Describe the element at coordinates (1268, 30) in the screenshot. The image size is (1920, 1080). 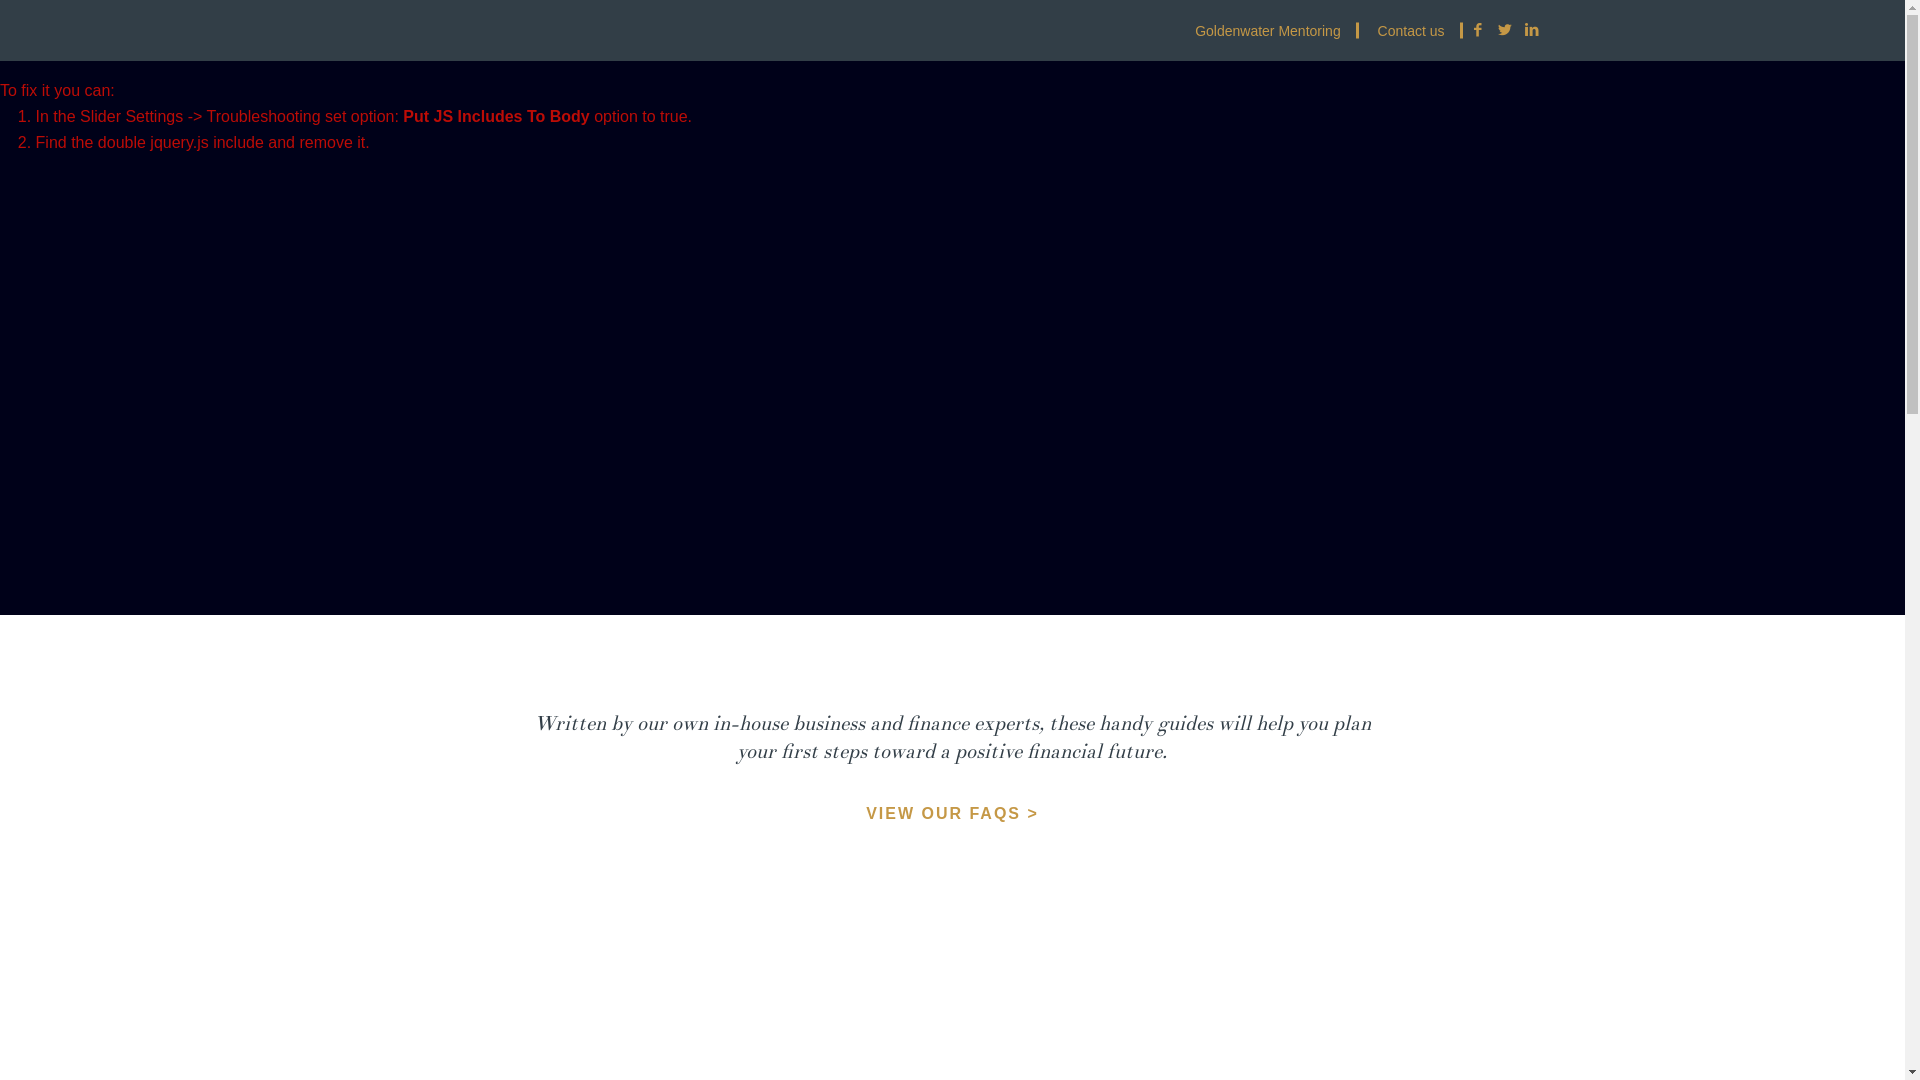
I see `'Goldenwater Mentoring'` at that location.